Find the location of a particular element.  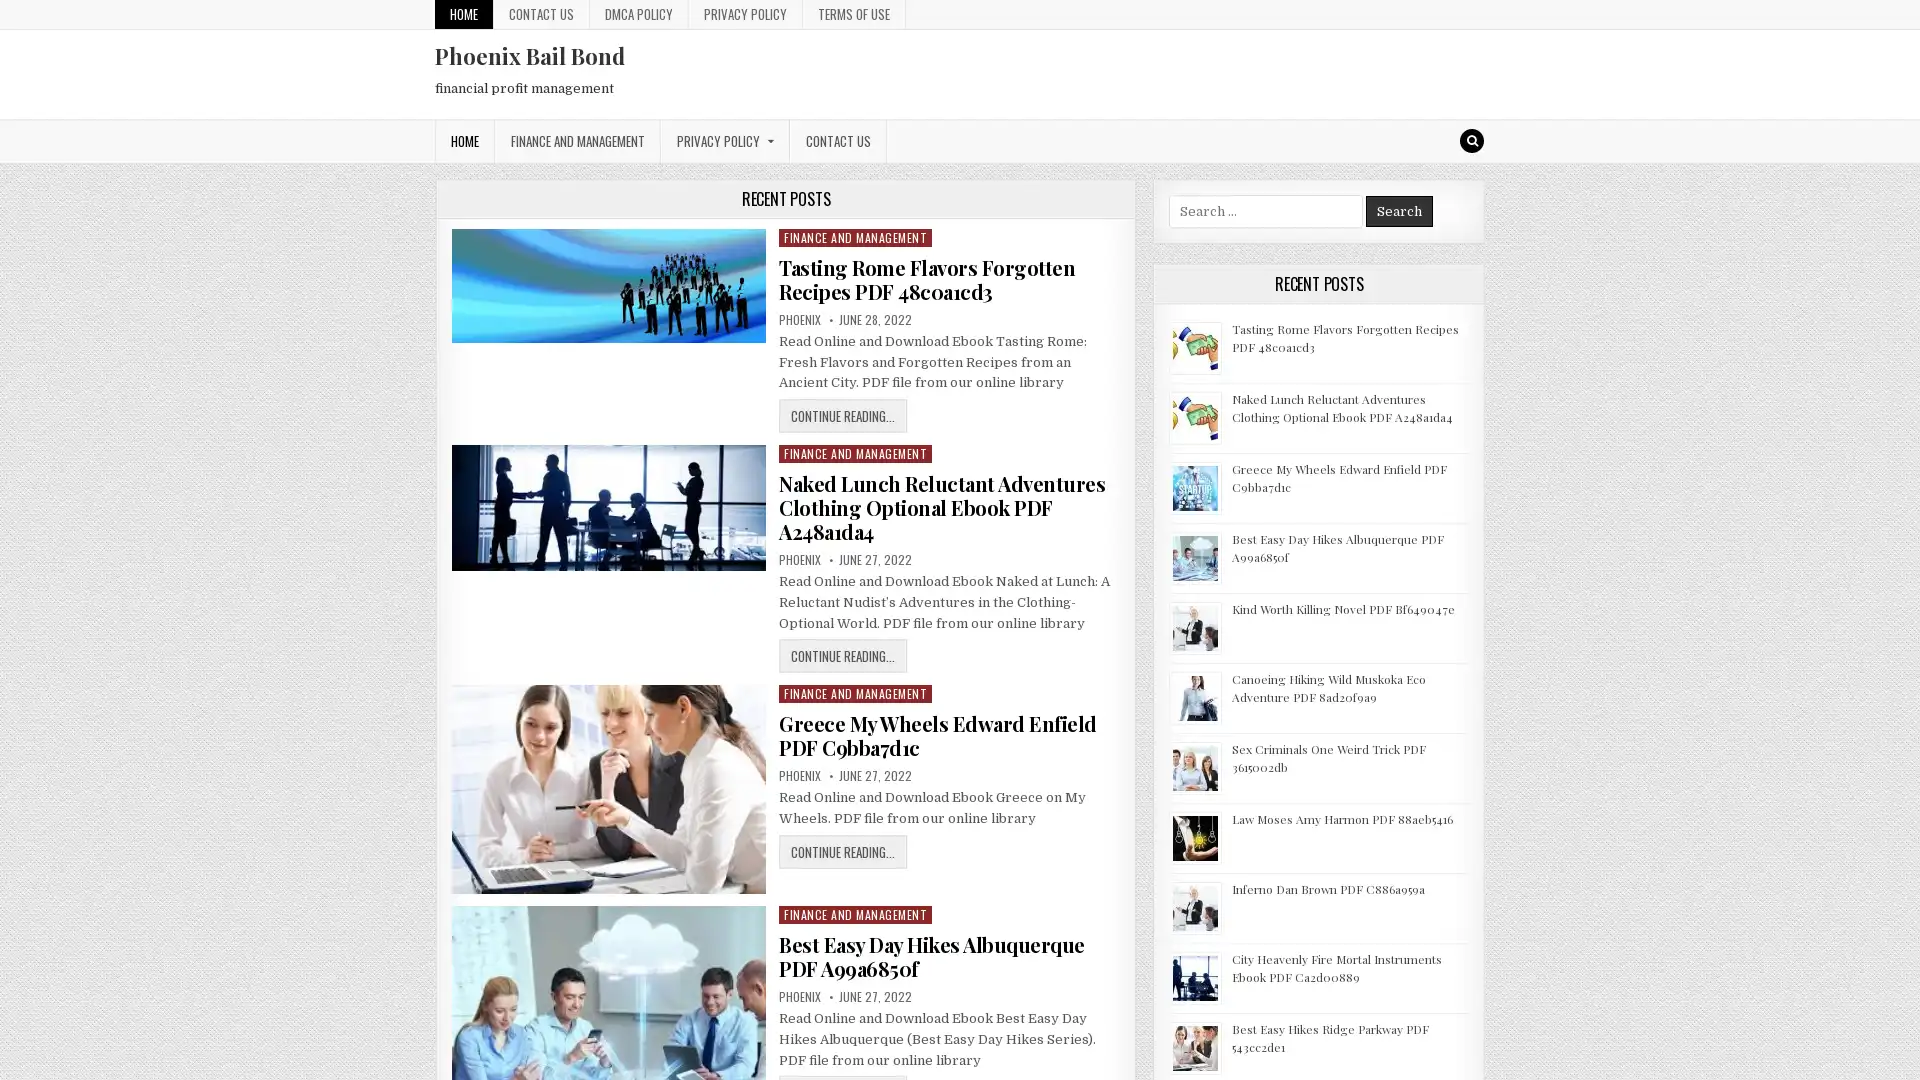

Search is located at coordinates (1398, 211).